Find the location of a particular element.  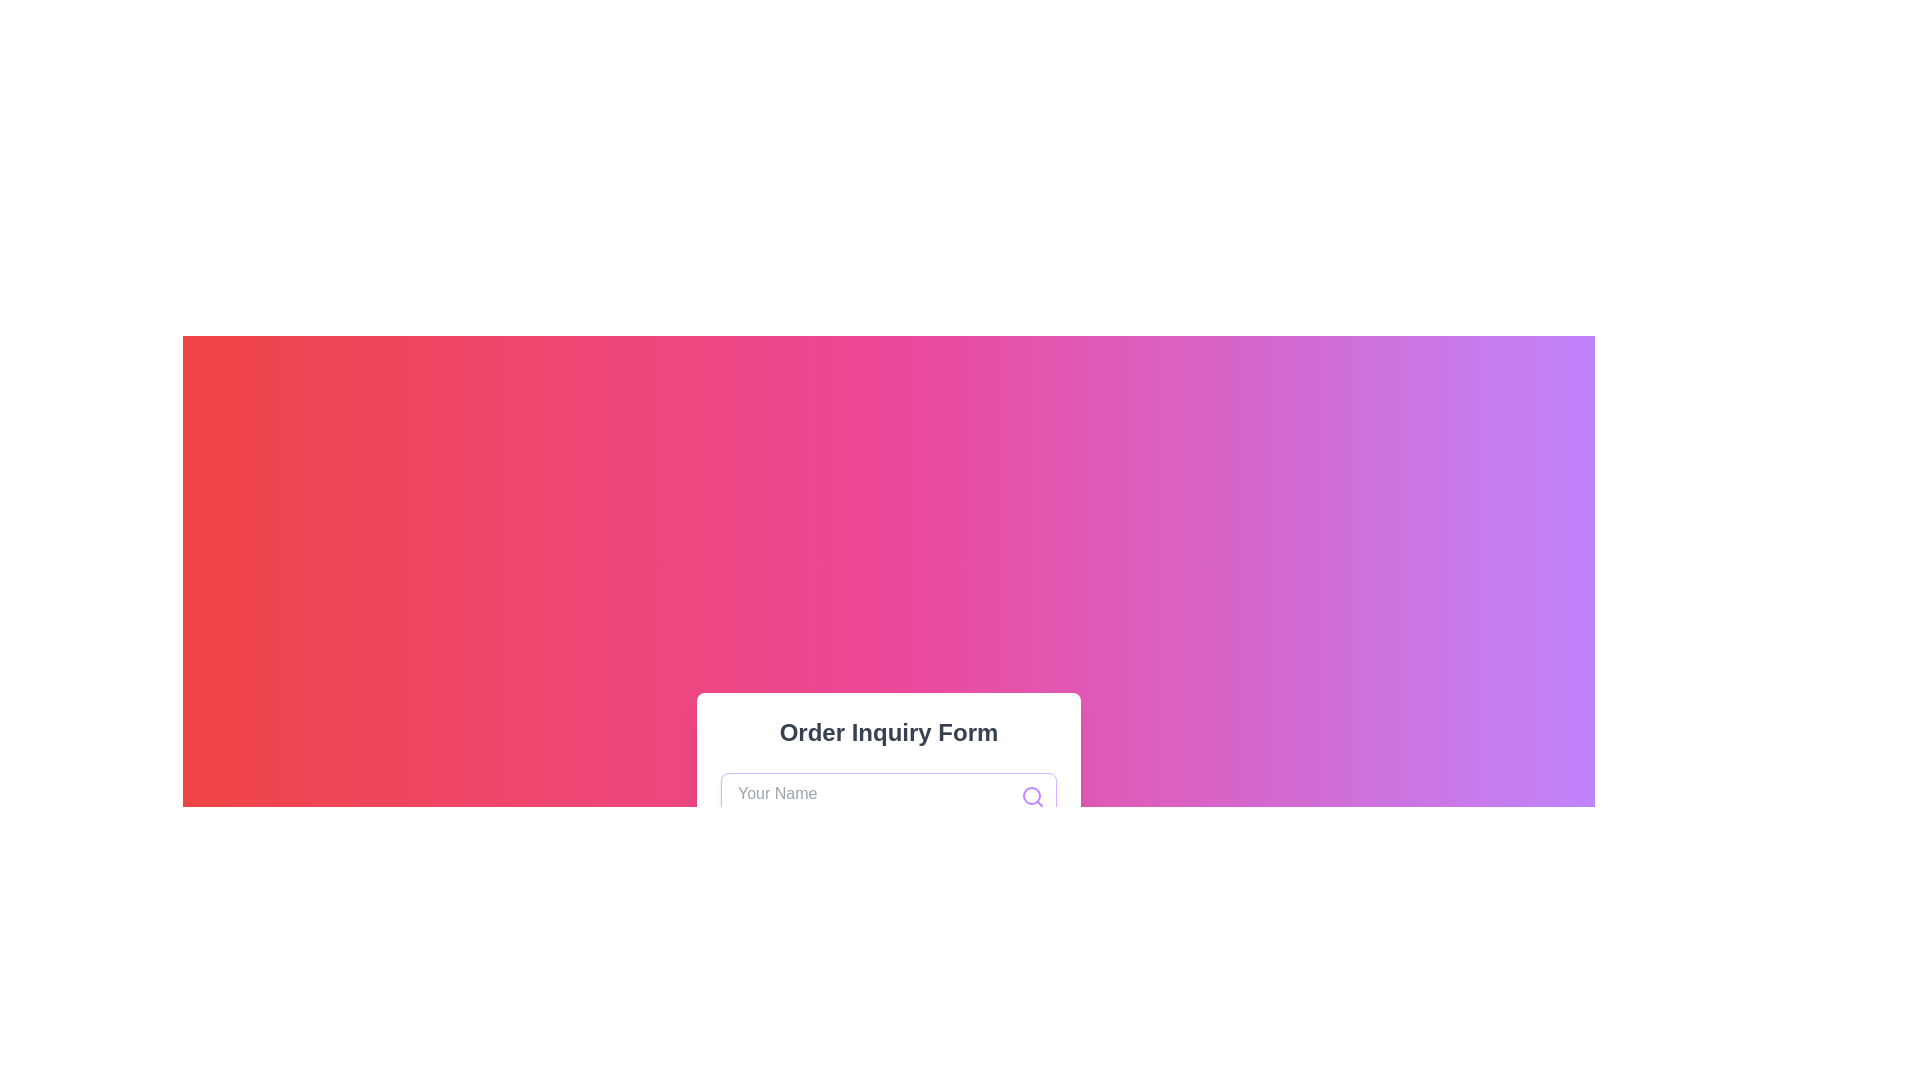

the search icon located at the top-right corner inside the 'Your Name' input field is located at coordinates (1032, 795).